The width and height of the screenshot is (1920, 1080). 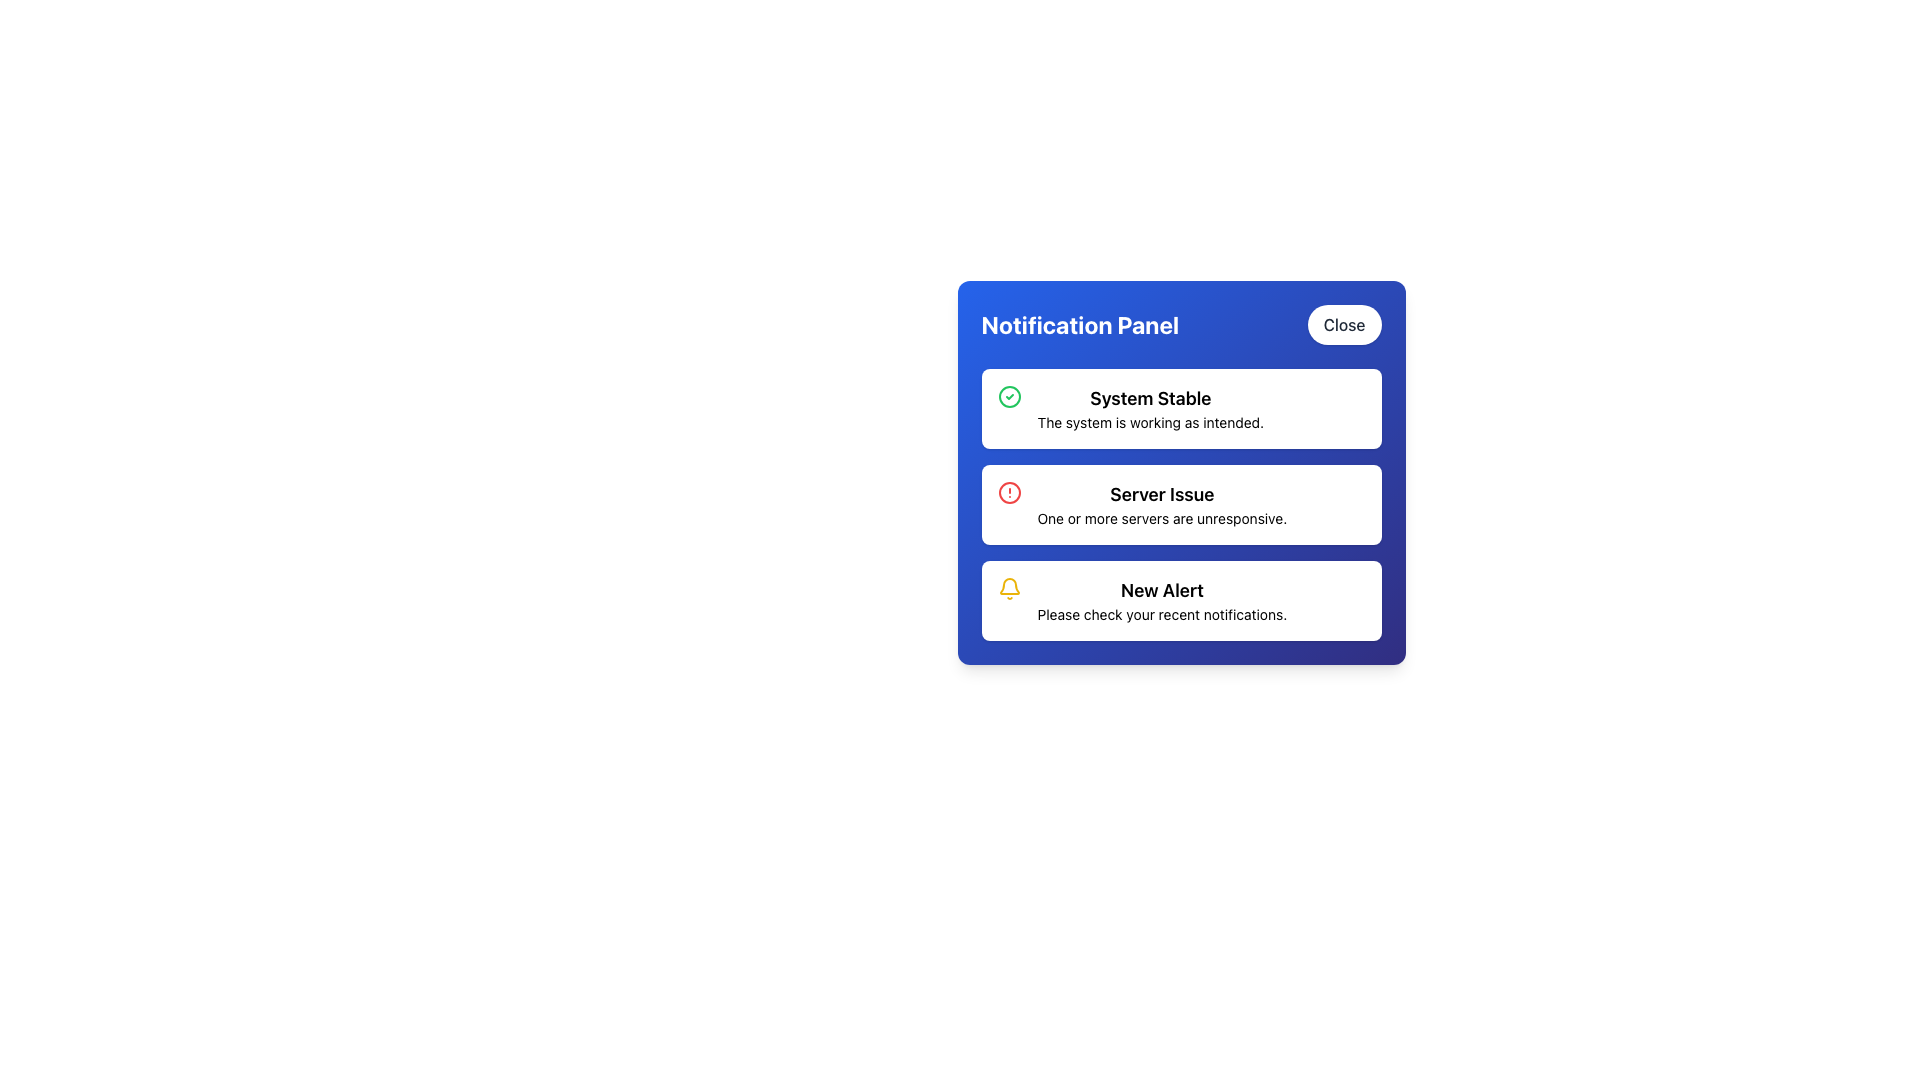 I want to click on status message displayed in the text block that shows 'System Stable' and 'The system is working as intended' located in the upper-middle section of the blue Notification Panel, so click(x=1150, y=407).